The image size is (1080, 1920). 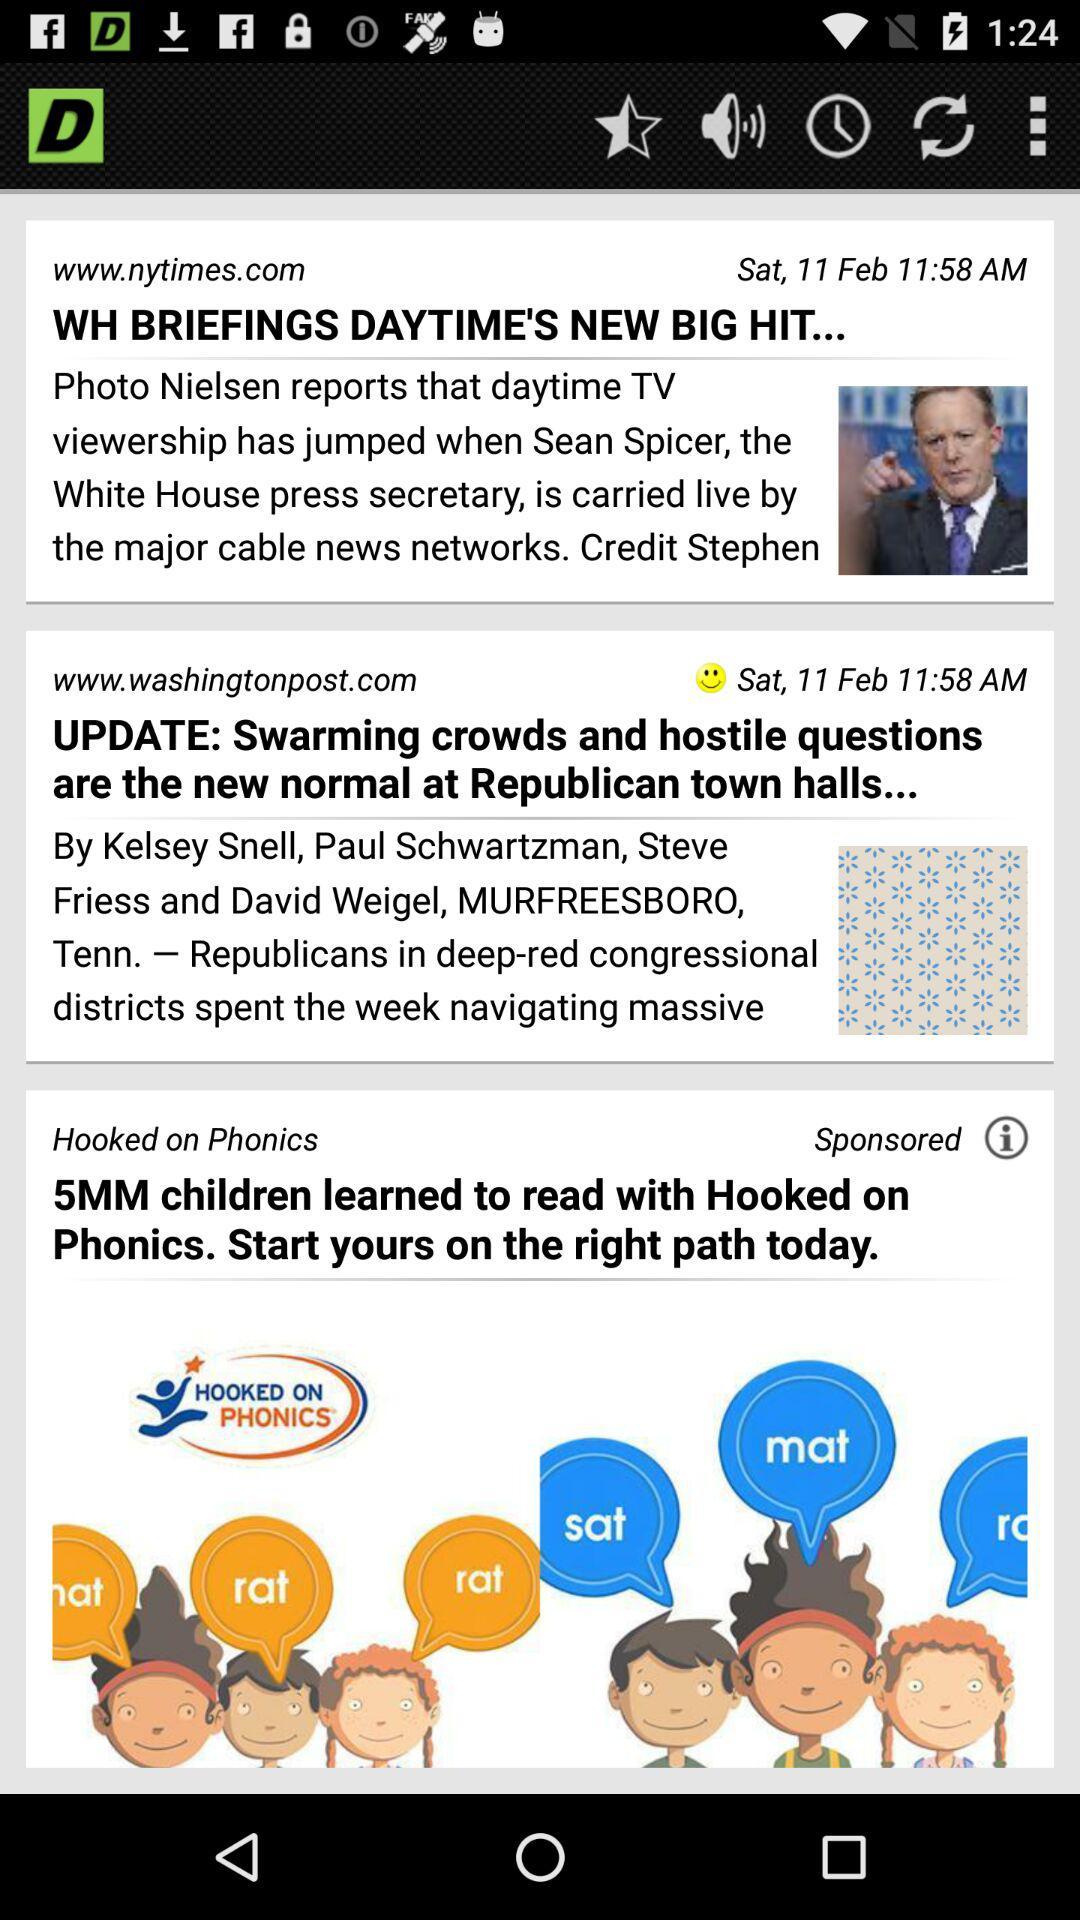 What do you see at coordinates (733, 124) in the screenshot?
I see `control volume` at bounding box center [733, 124].